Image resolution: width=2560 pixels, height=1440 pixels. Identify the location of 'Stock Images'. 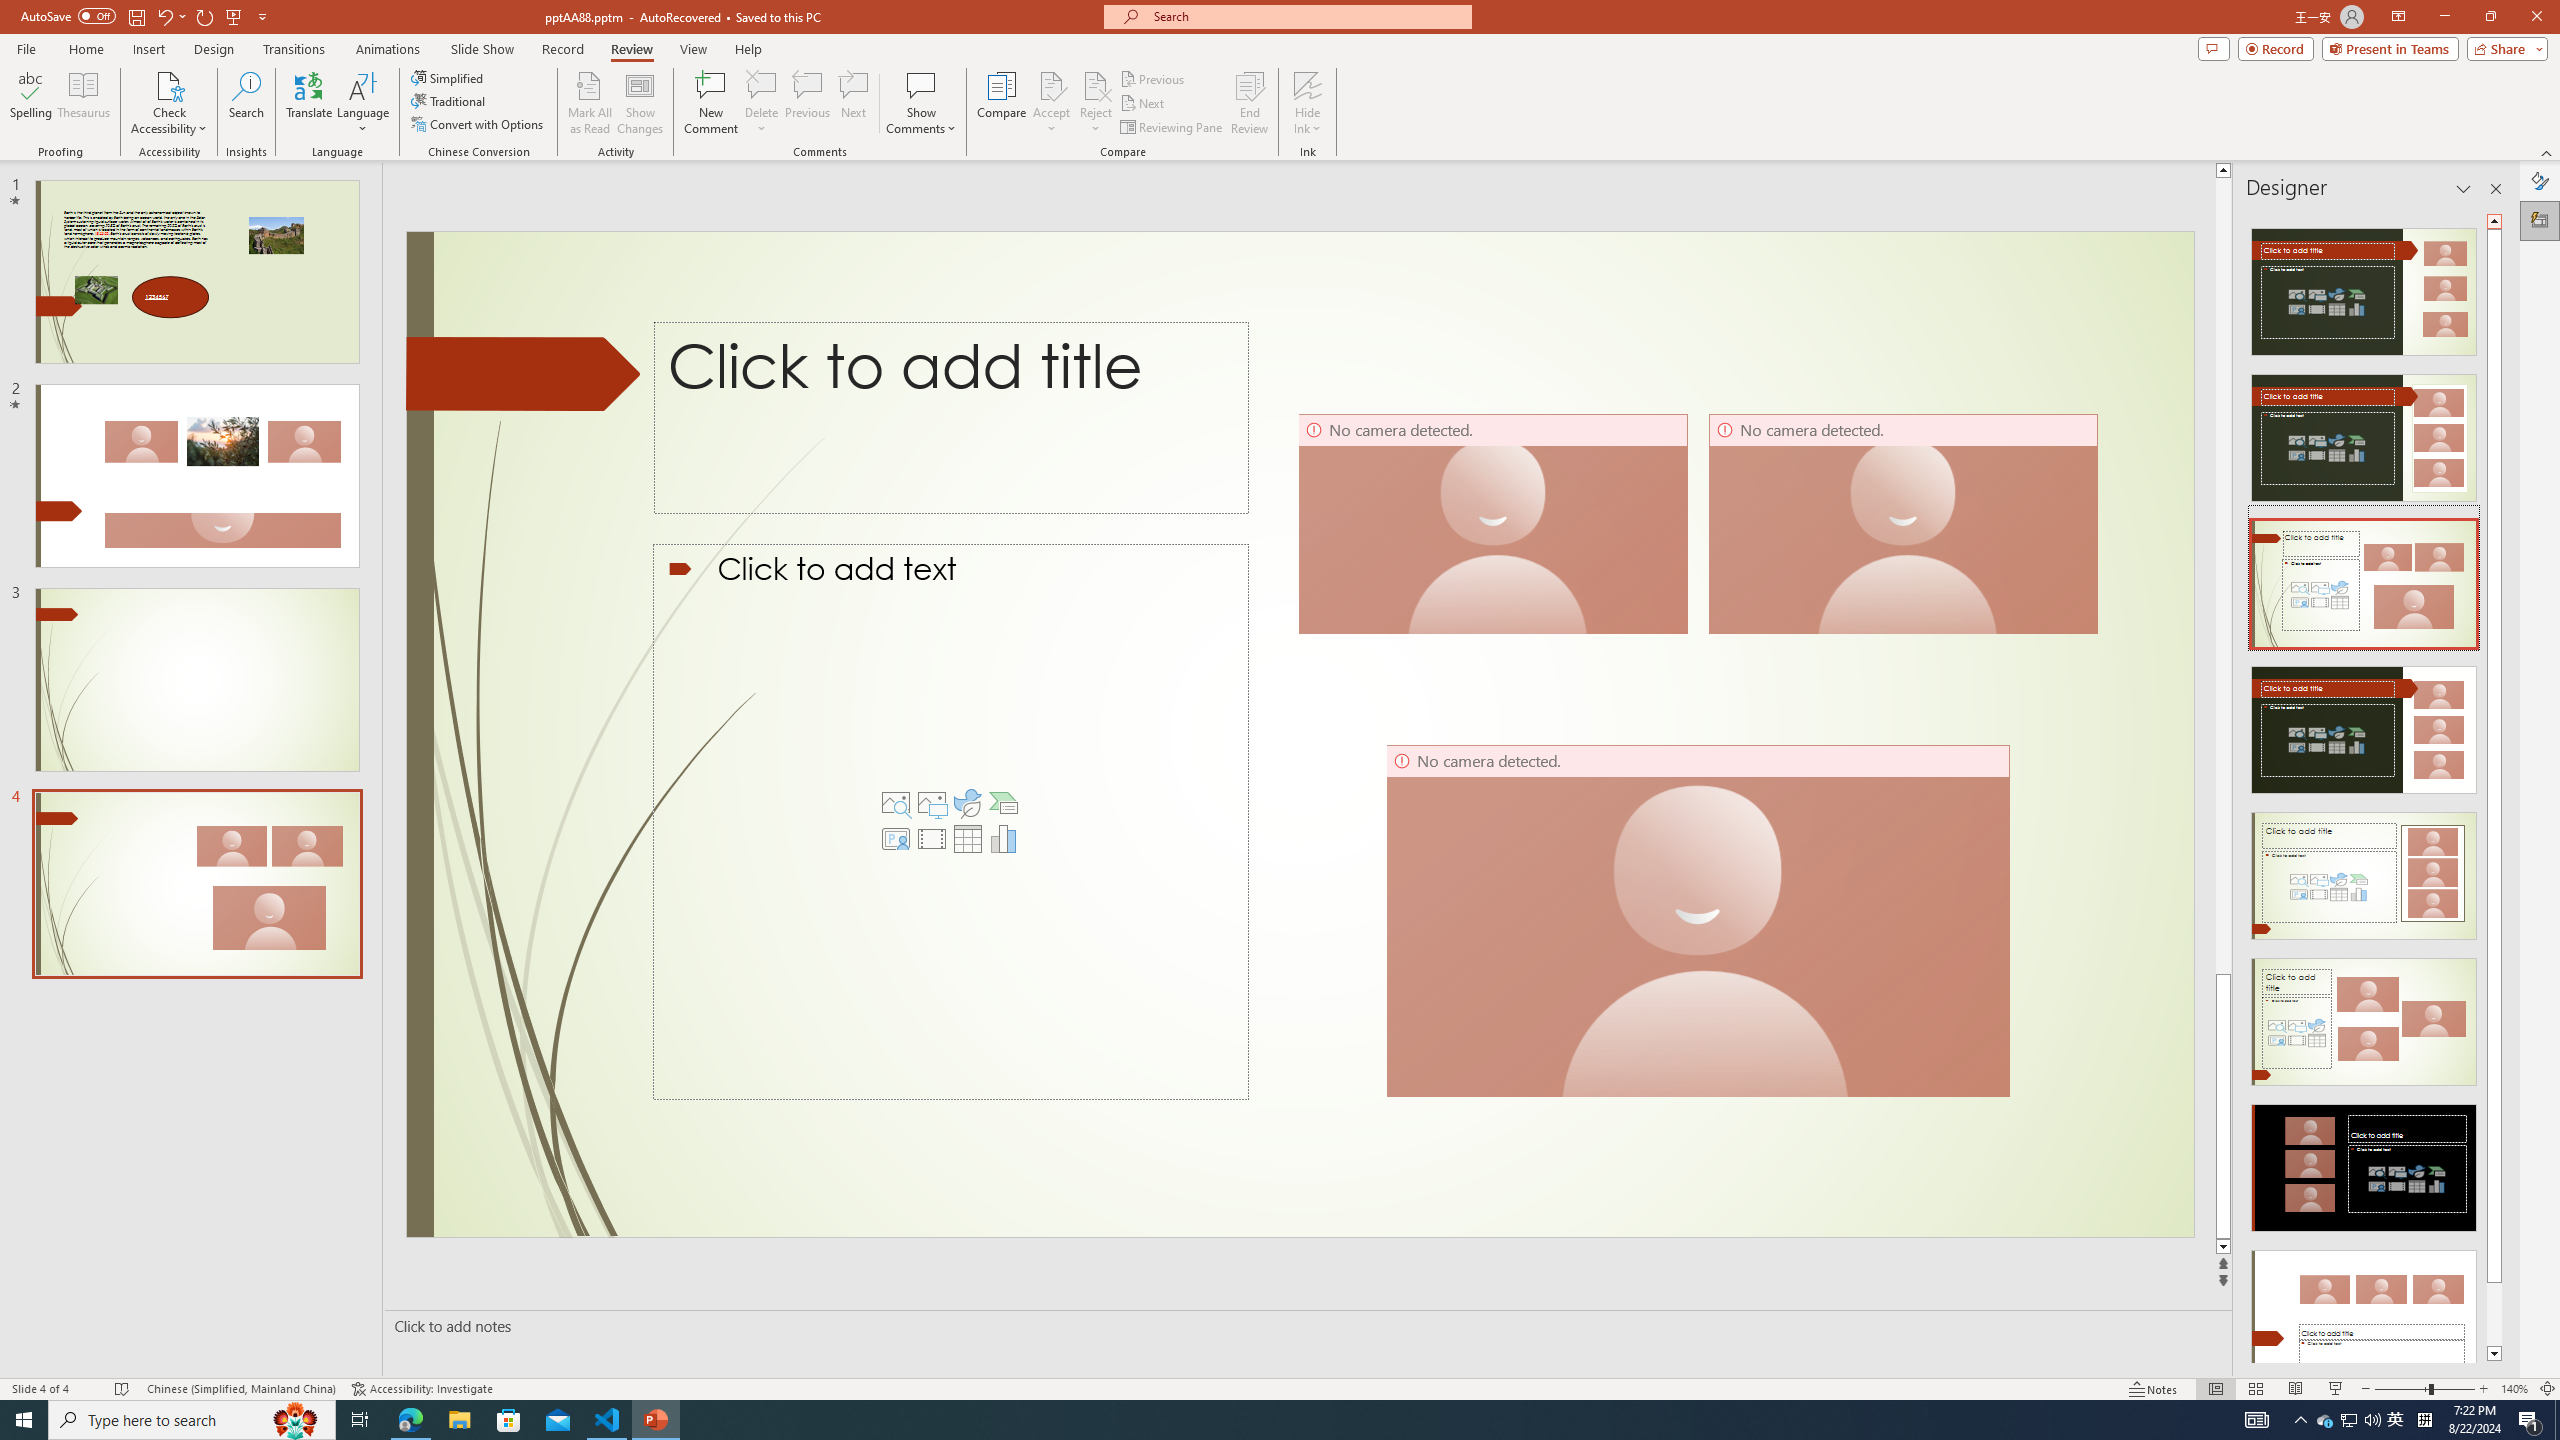
(896, 803).